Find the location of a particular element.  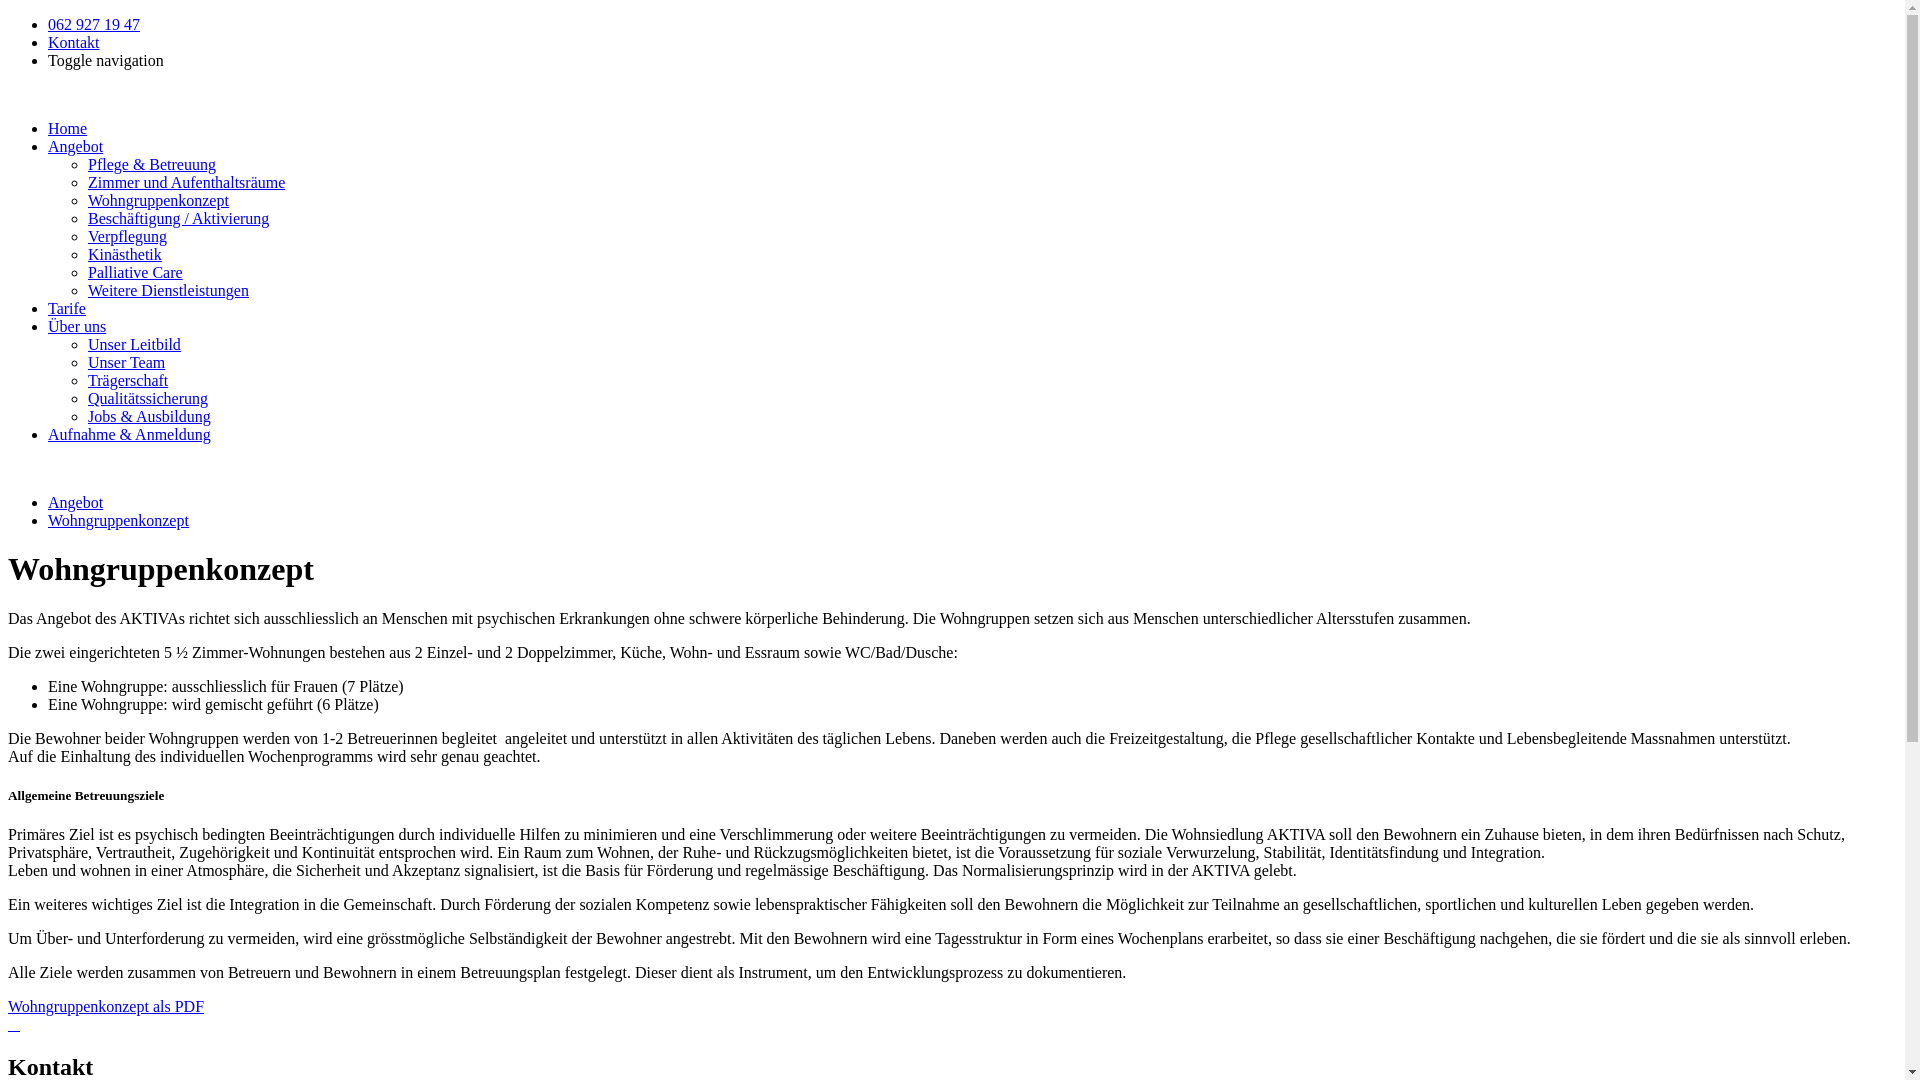

'Unser Leitbild' is located at coordinates (133, 343).